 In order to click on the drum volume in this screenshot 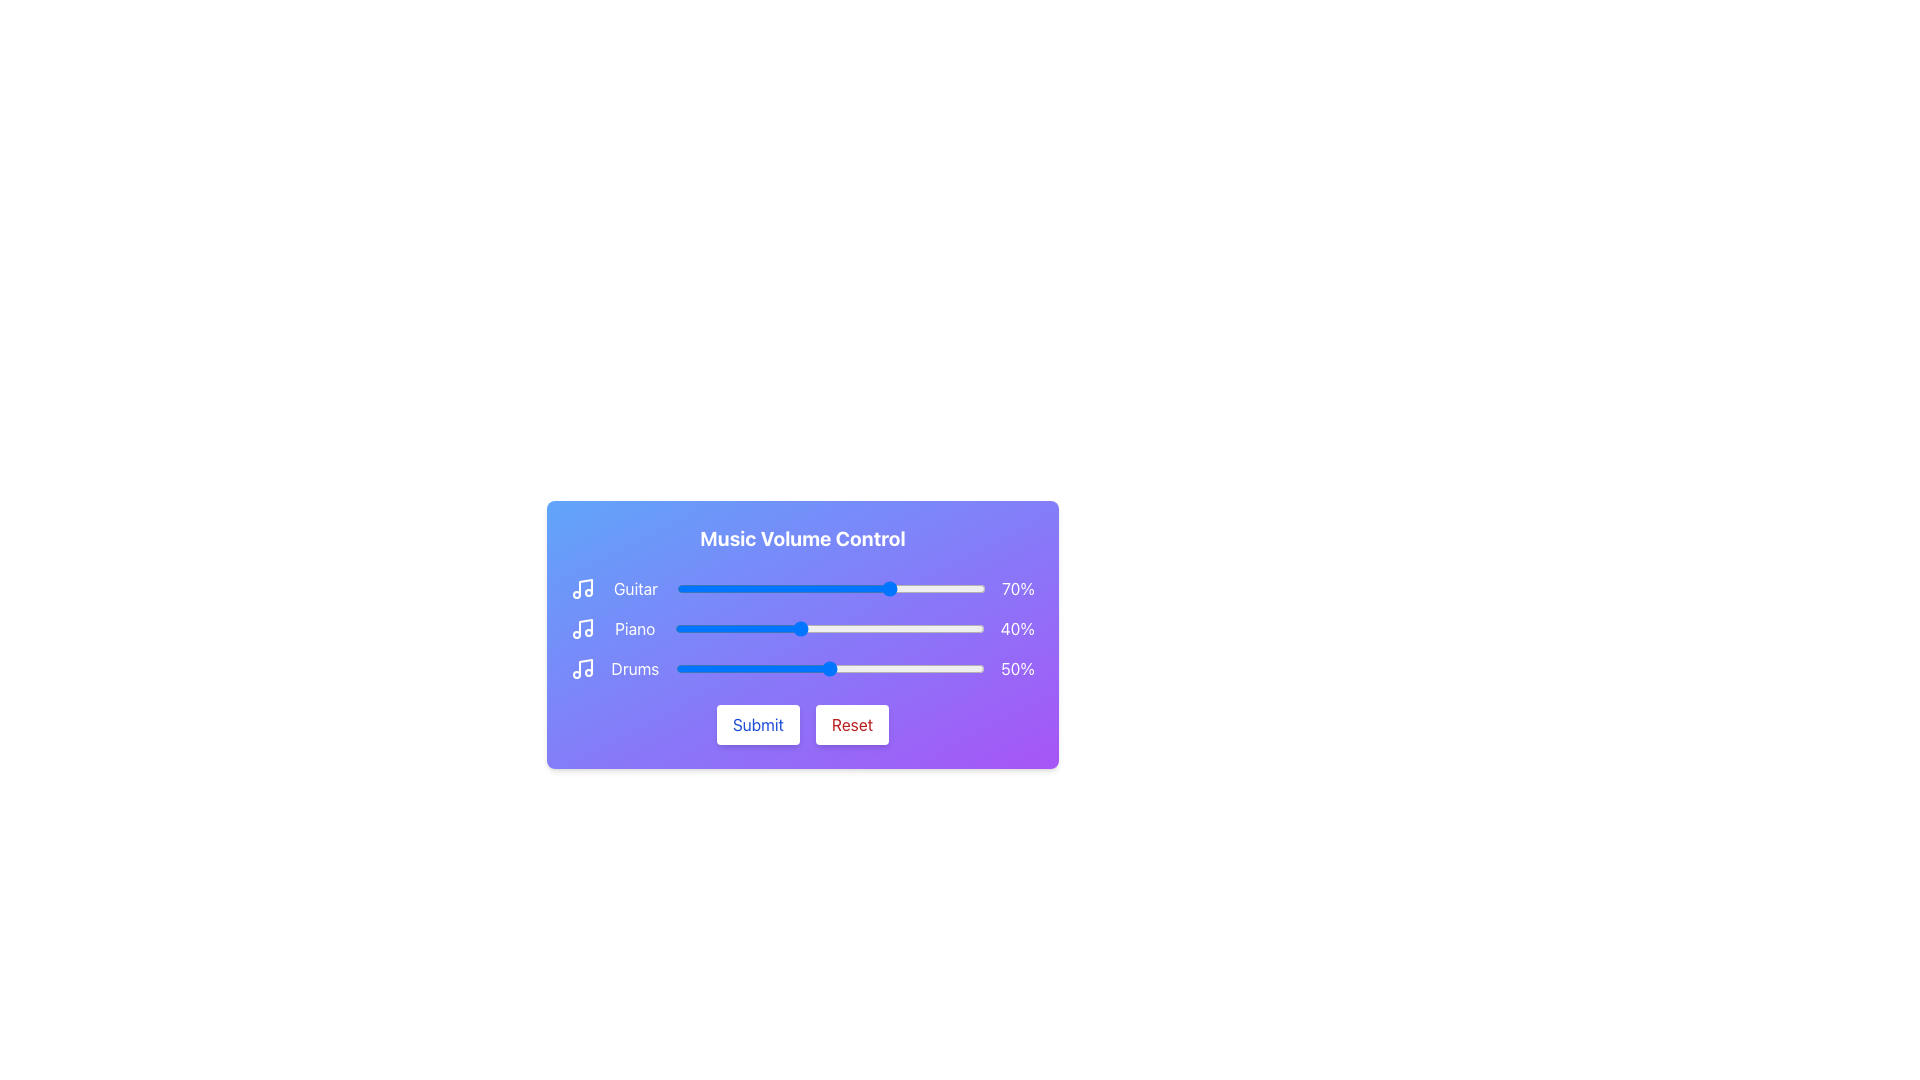, I will do `click(678, 668)`.